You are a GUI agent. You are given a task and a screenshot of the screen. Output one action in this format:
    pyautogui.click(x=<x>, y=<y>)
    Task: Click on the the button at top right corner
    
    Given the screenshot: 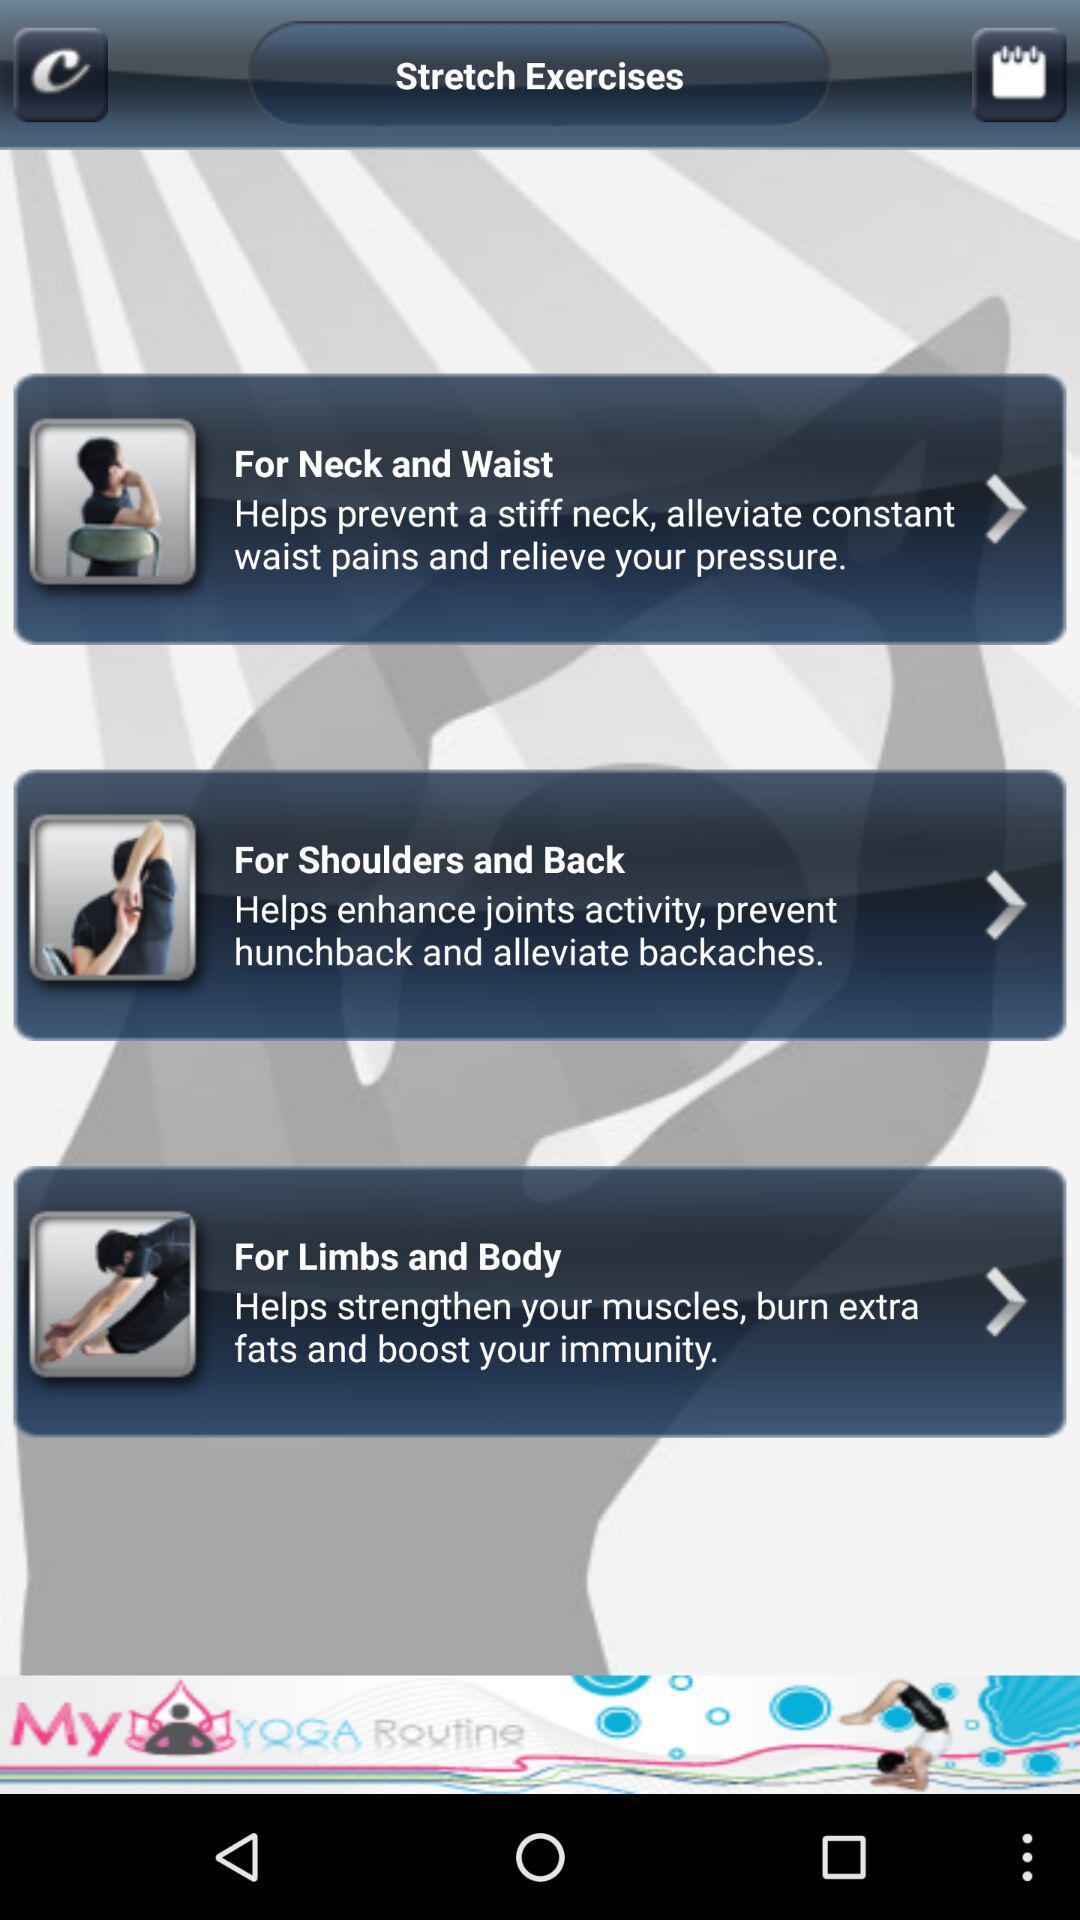 What is the action you would take?
    pyautogui.click(x=1019, y=75)
    